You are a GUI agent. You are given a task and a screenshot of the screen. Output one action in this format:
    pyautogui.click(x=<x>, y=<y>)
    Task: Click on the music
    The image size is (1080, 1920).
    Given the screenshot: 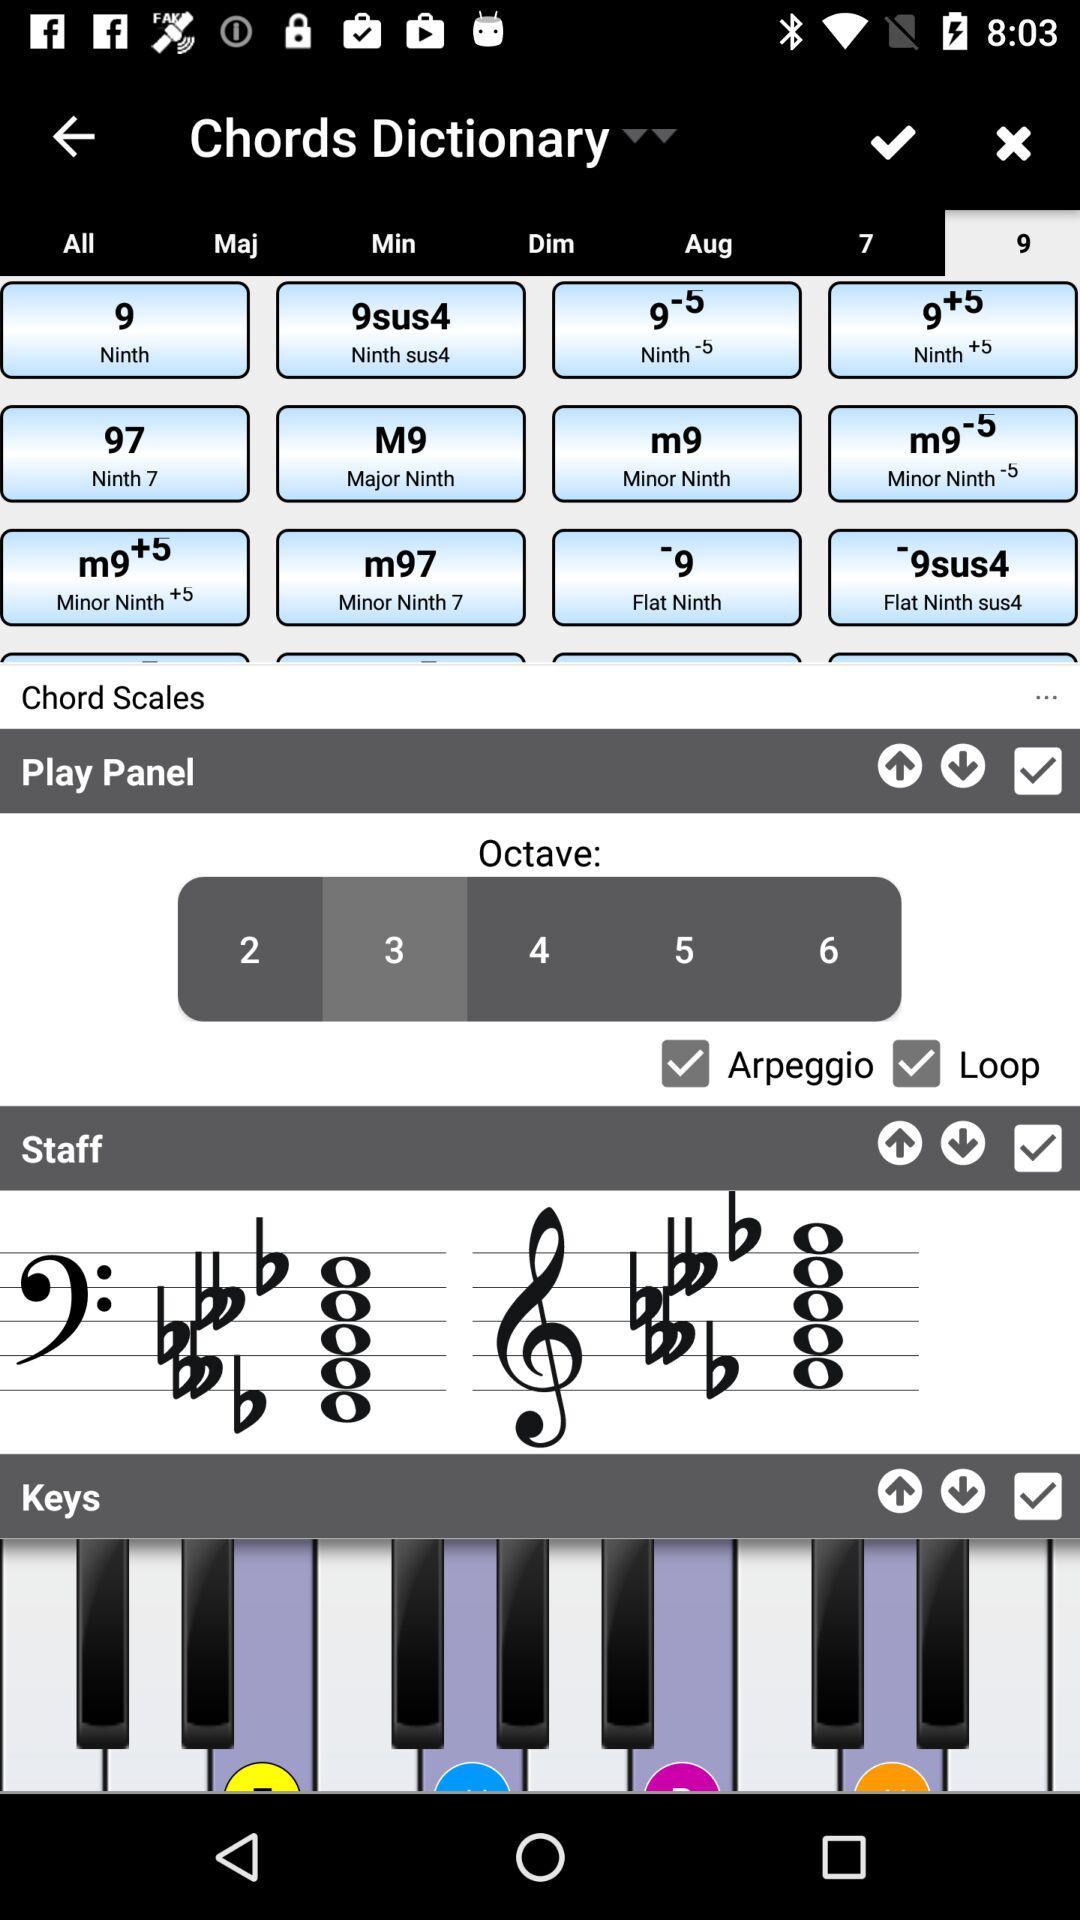 What is the action you would take?
    pyautogui.click(x=261, y=1665)
    